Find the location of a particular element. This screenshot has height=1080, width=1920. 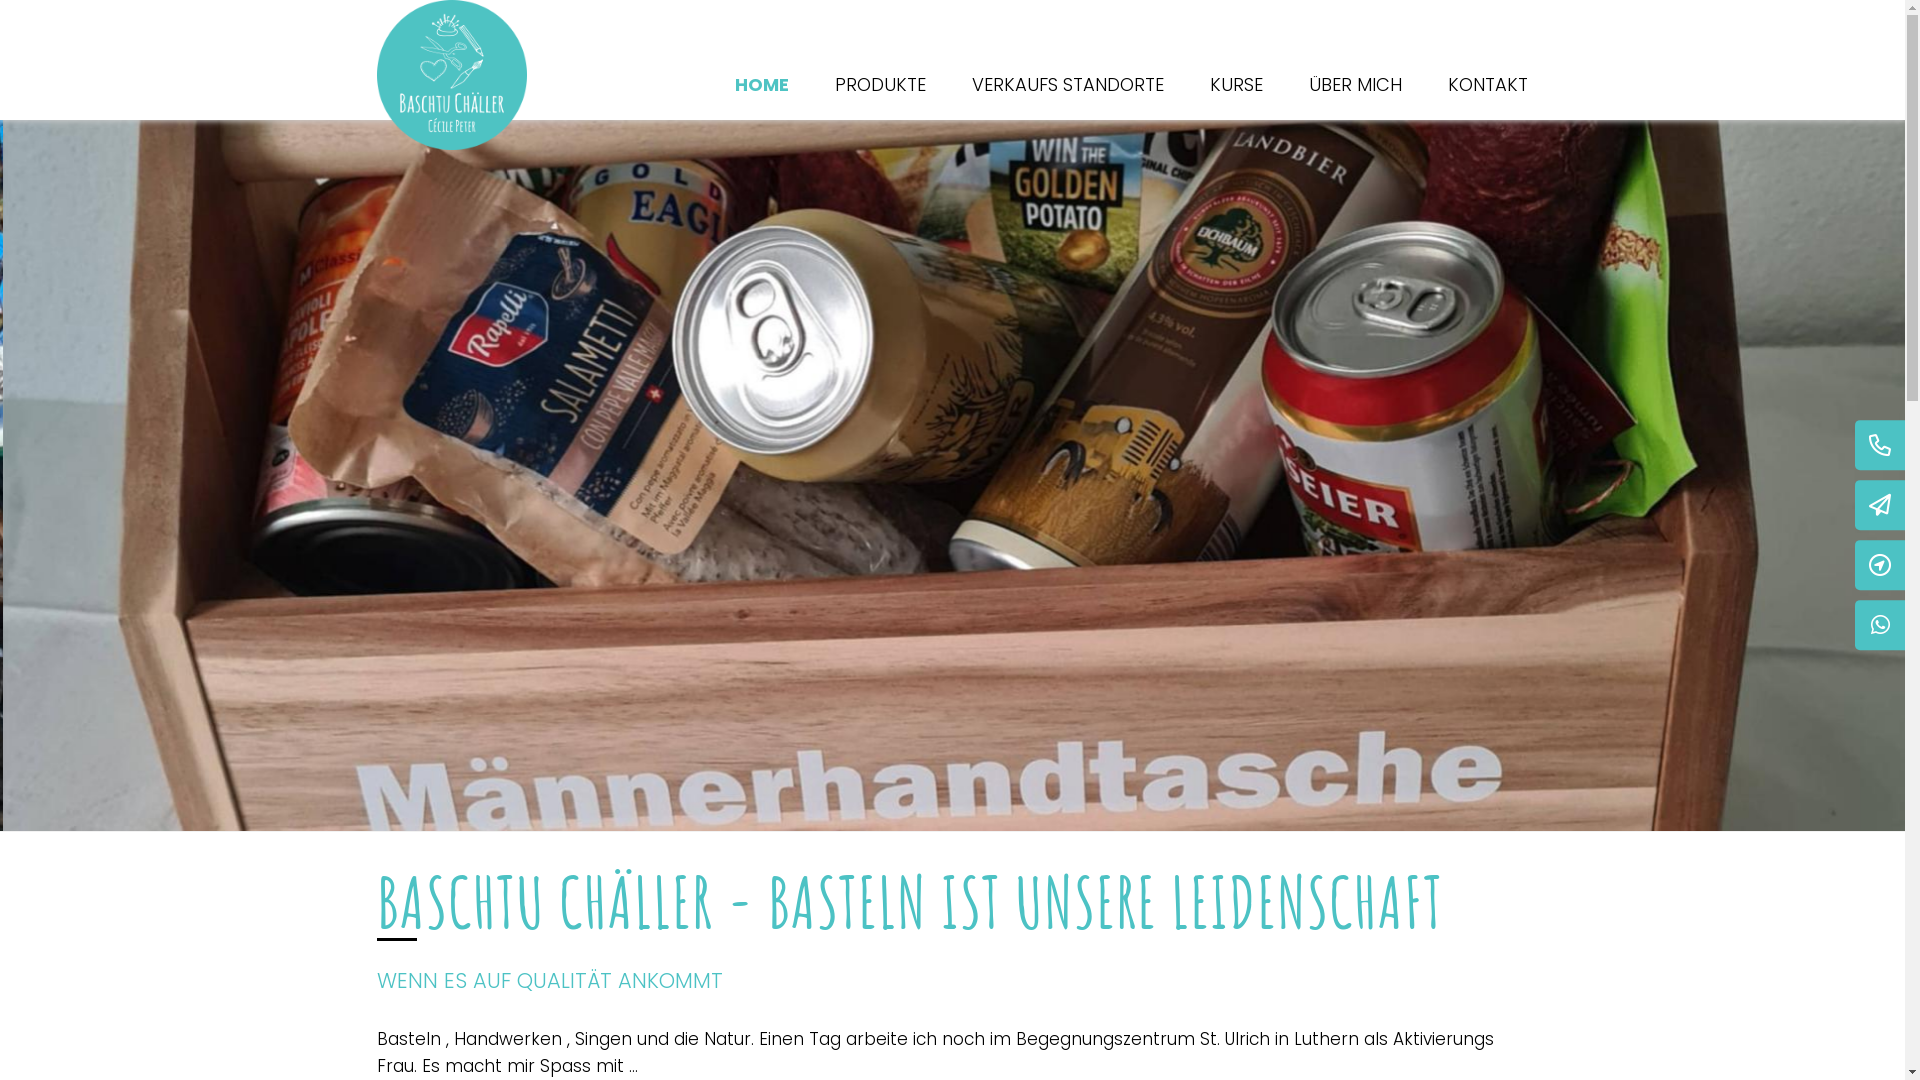

'PRODUKTE' is located at coordinates (879, 83).